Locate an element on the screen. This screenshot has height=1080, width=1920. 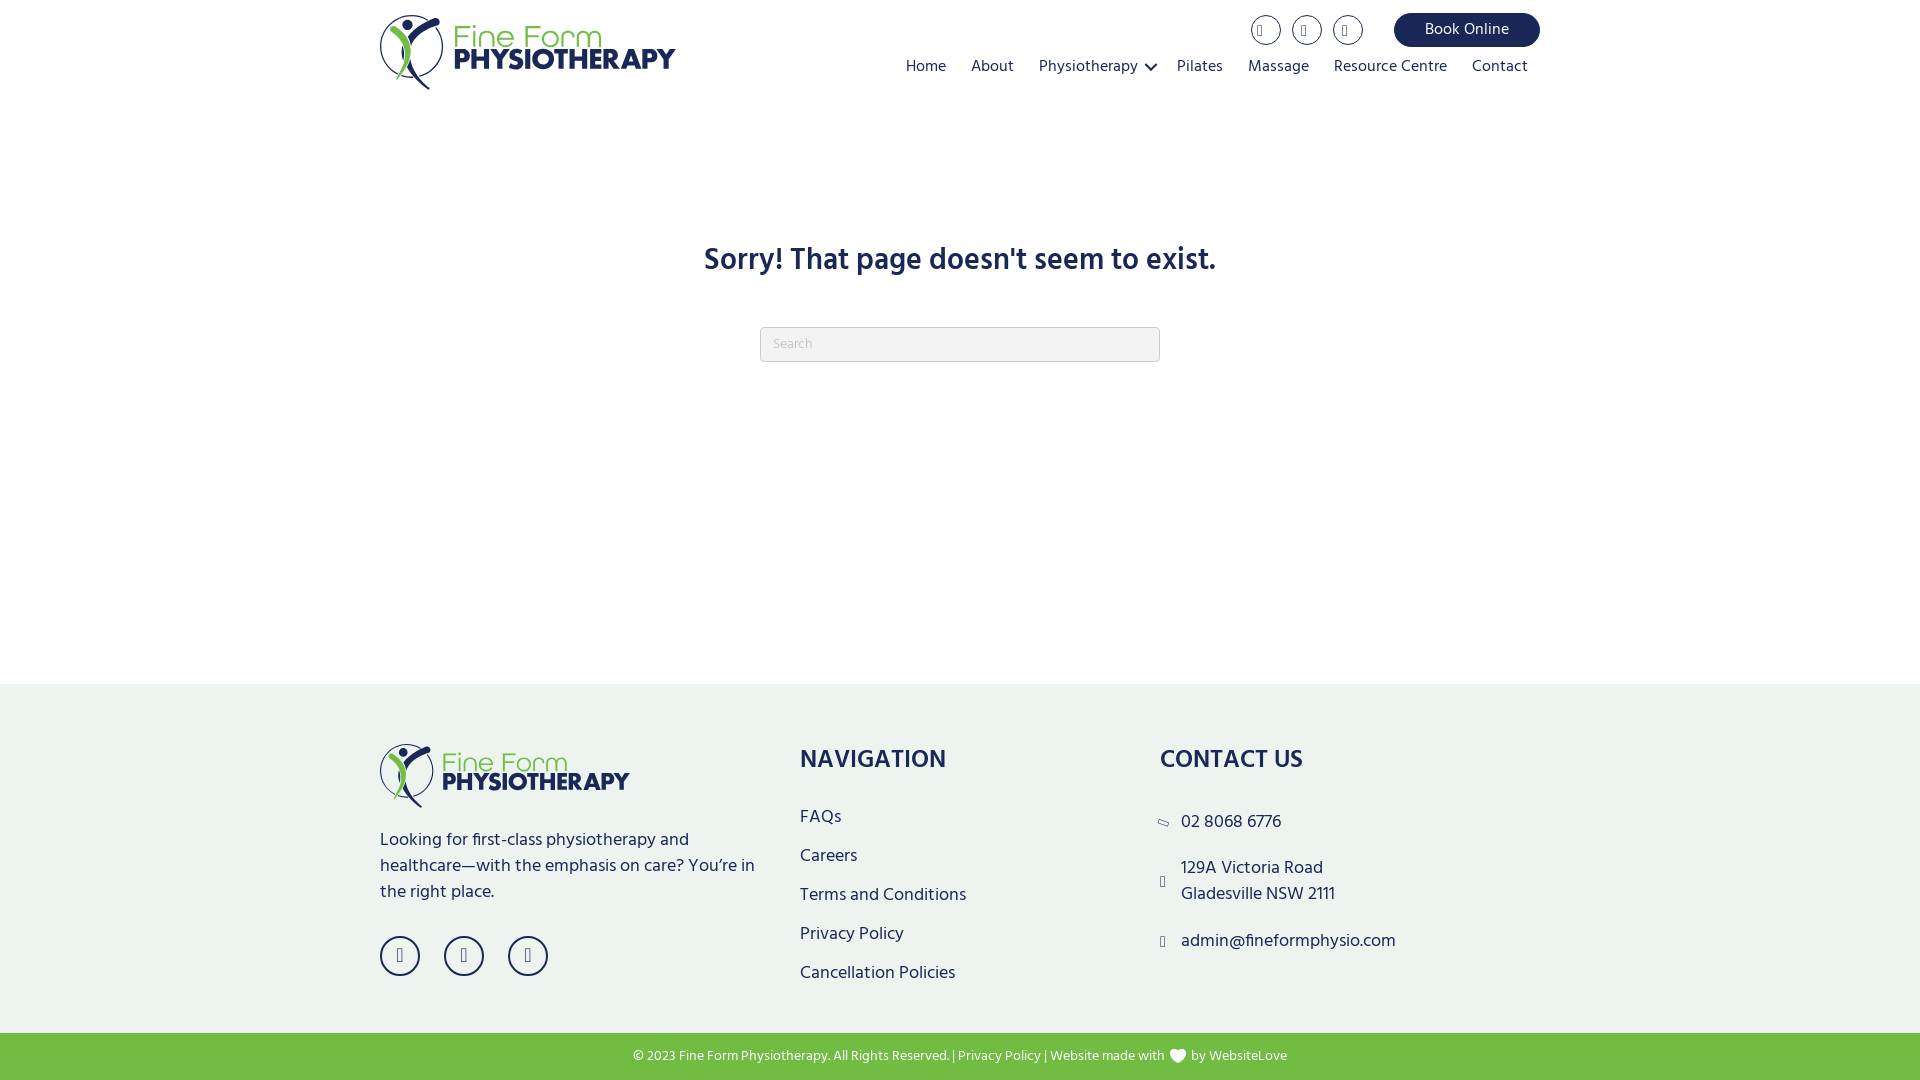
'Fine Form Physio Logo' is located at coordinates (528, 51).